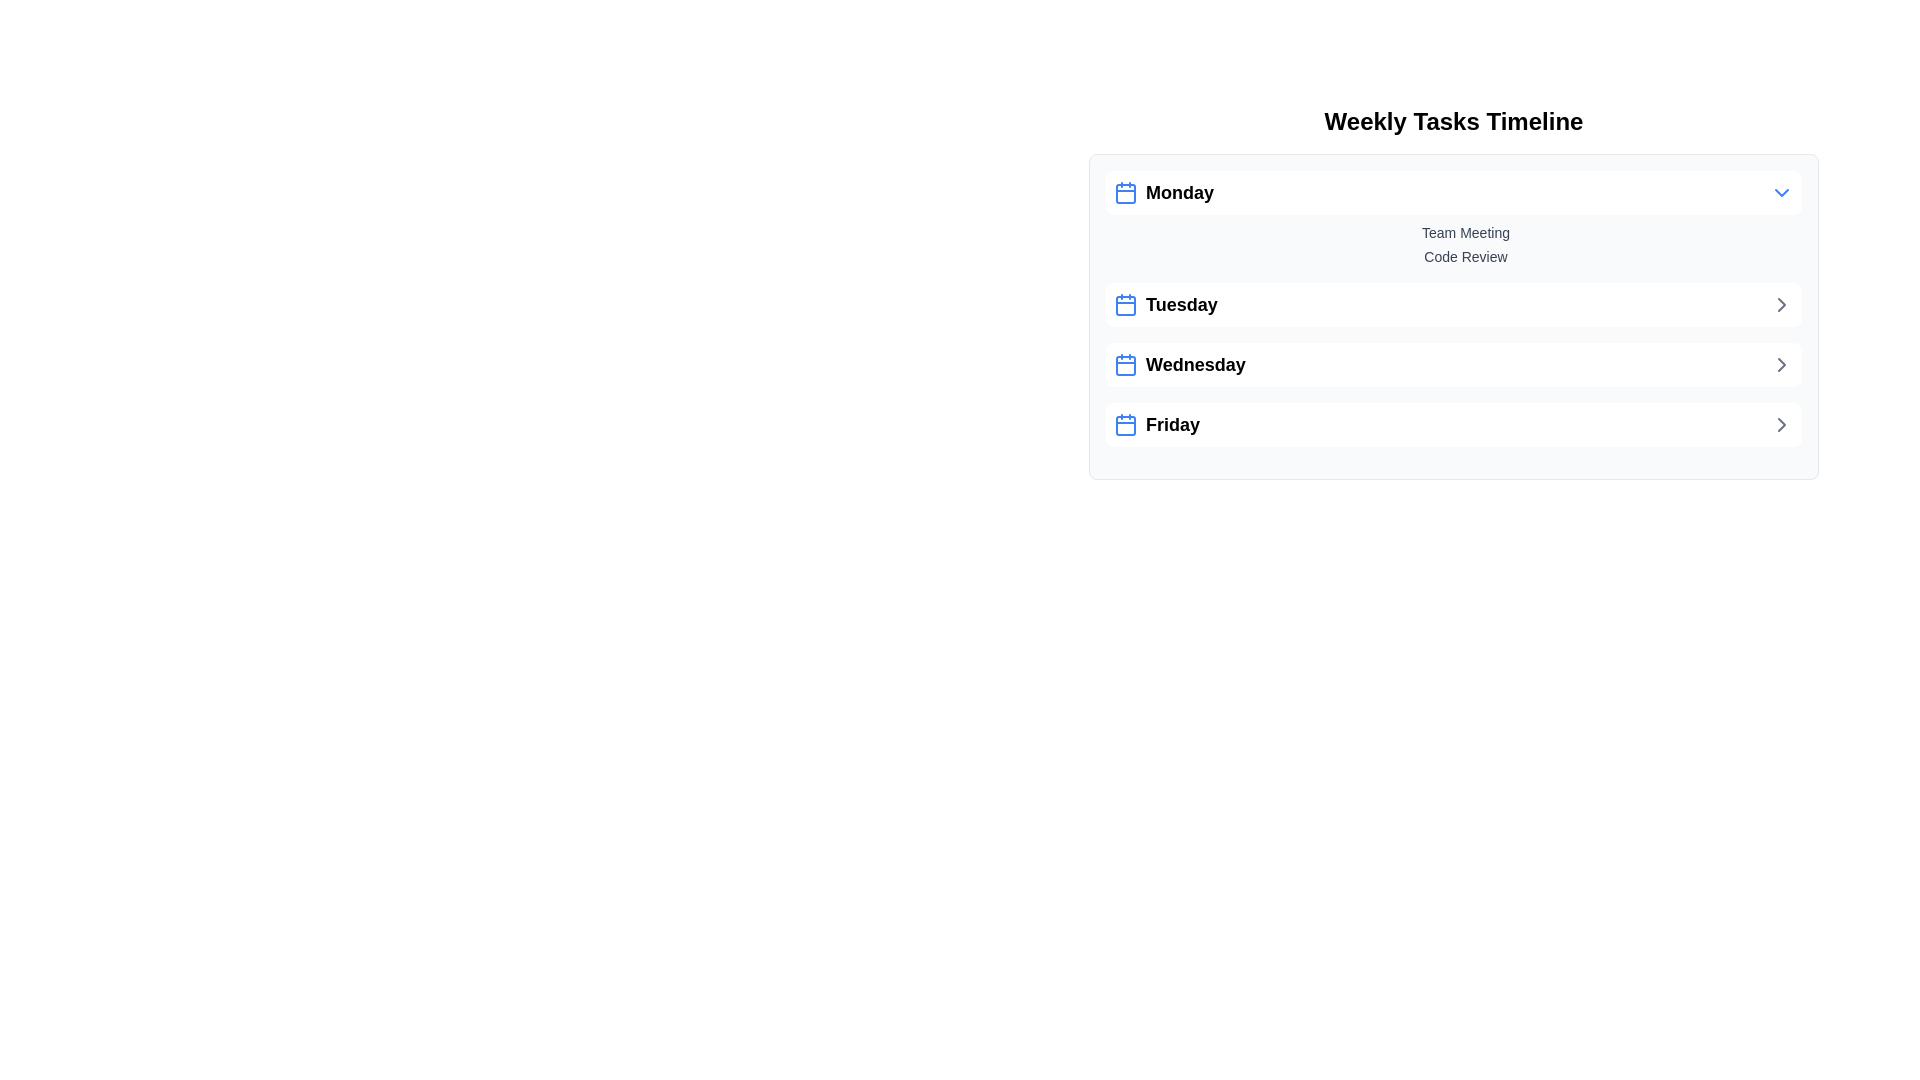 The height and width of the screenshot is (1080, 1920). I want to click on the calendar icon that precedes the 'Friday' text in the last row of the list on the right side panel, so click(1126, 423).